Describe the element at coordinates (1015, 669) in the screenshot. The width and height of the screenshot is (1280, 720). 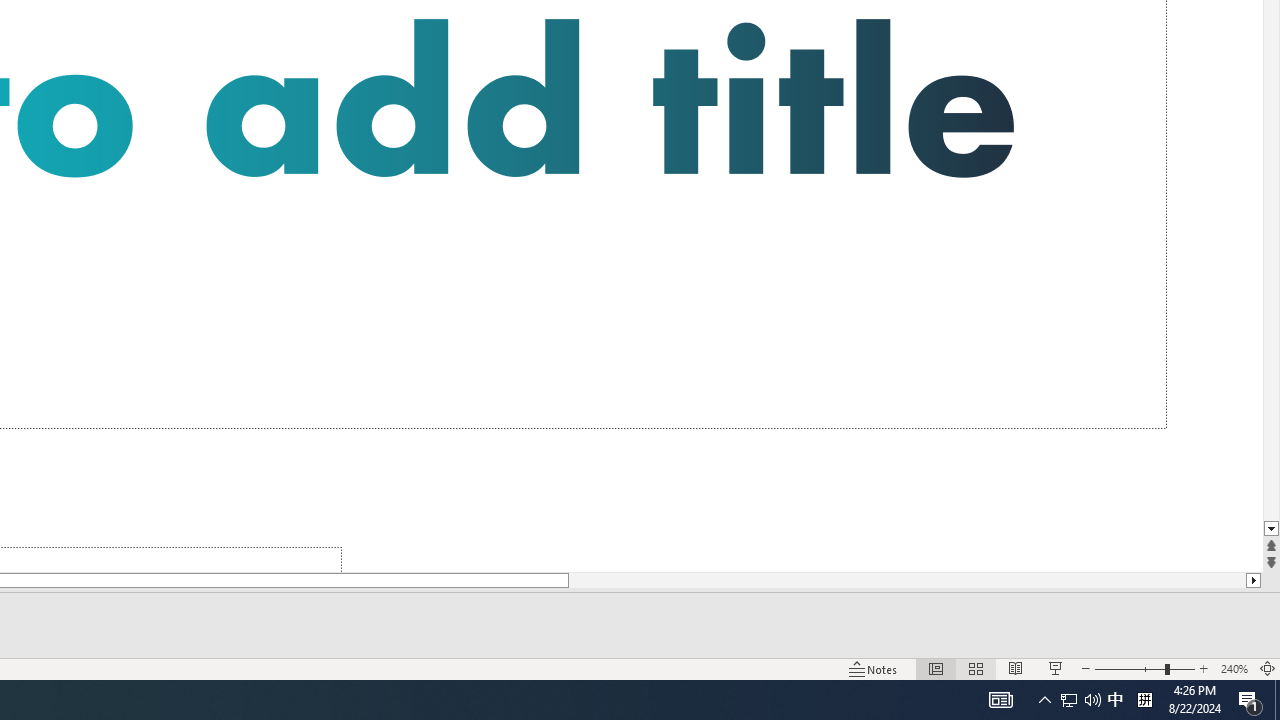
I see `'Reading View'` at that location.